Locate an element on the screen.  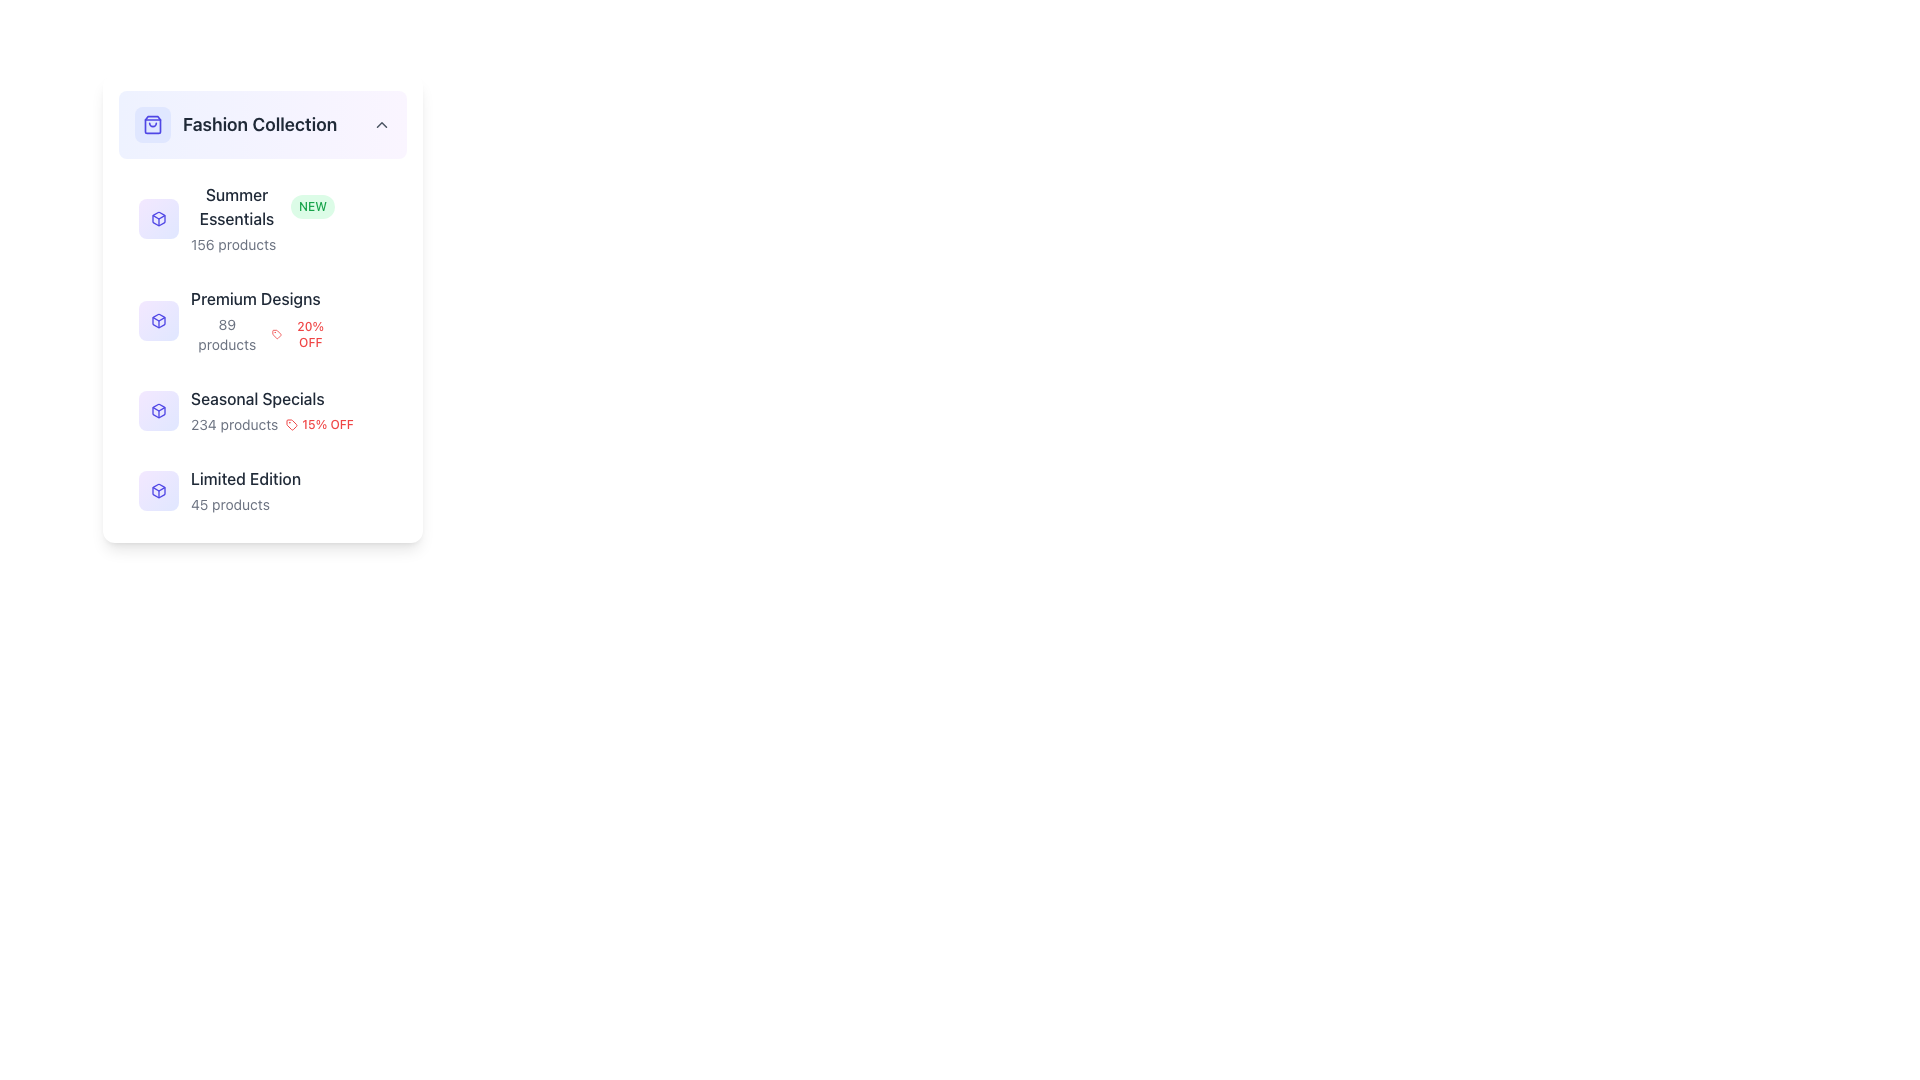
the 'Premium Designs' category list item, which is a rectangular panel with a white background, containing promotional text '20% OFF' in red color, positioned as the second item in a vertical list is located at coordinates (262, 308).